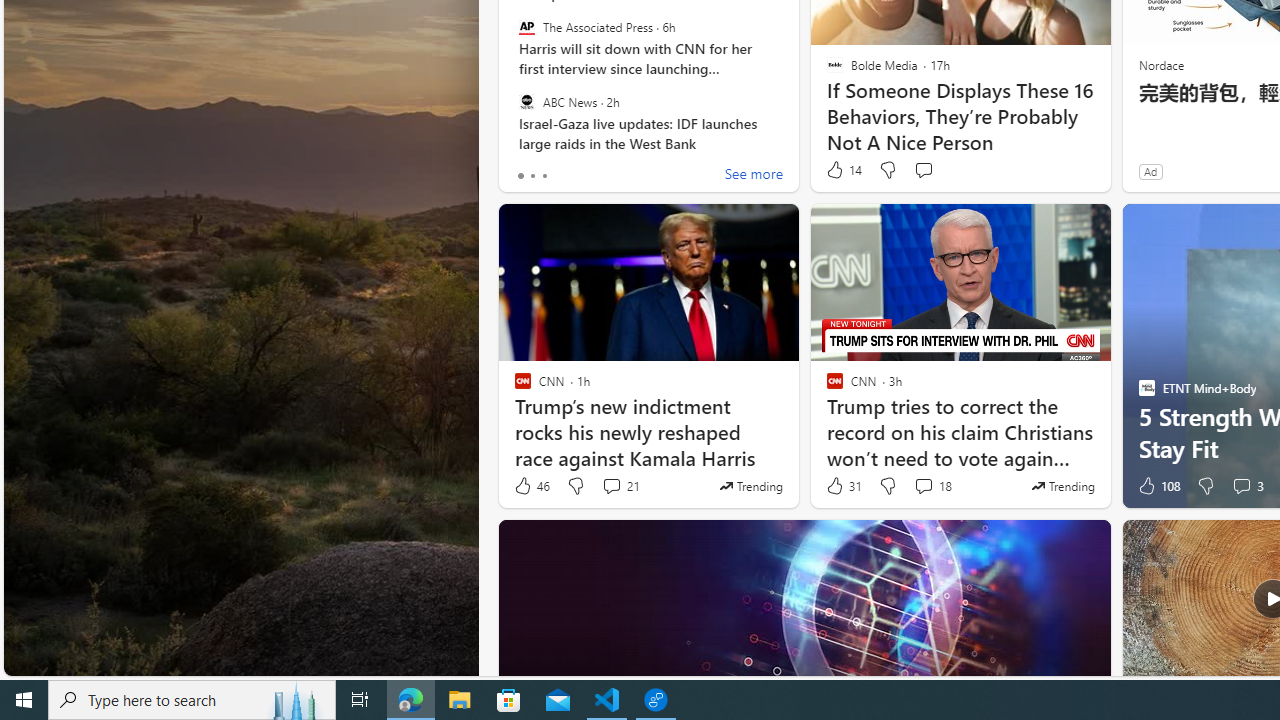 The image size is (1280, 720). Describe the element at coordinates (526, 101) in the screenshot. I see `'ABC News'` at that location.